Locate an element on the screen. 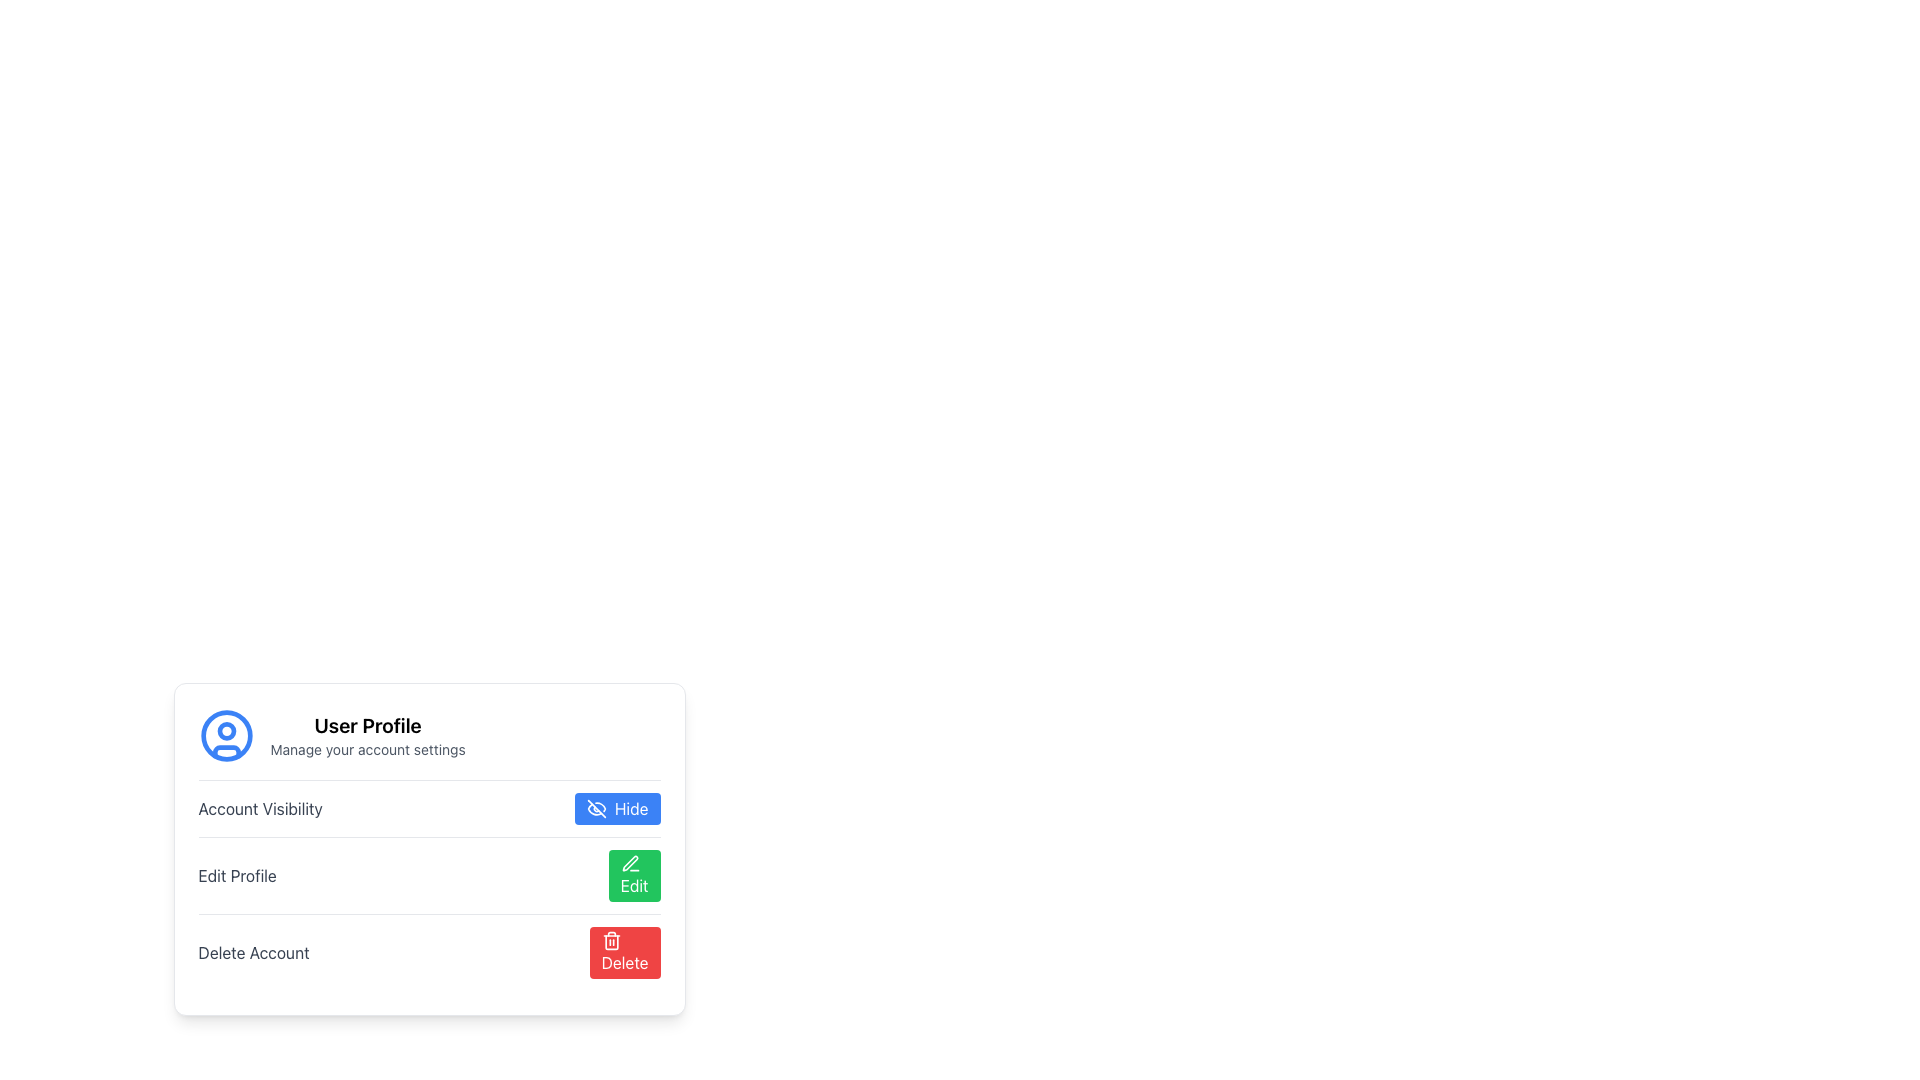 The image size is (1920, 1080). the informational text label providing a description related to managing the user profile, positioned directly beneath the 'User Profile' heading is located at coordinates (368, 749).